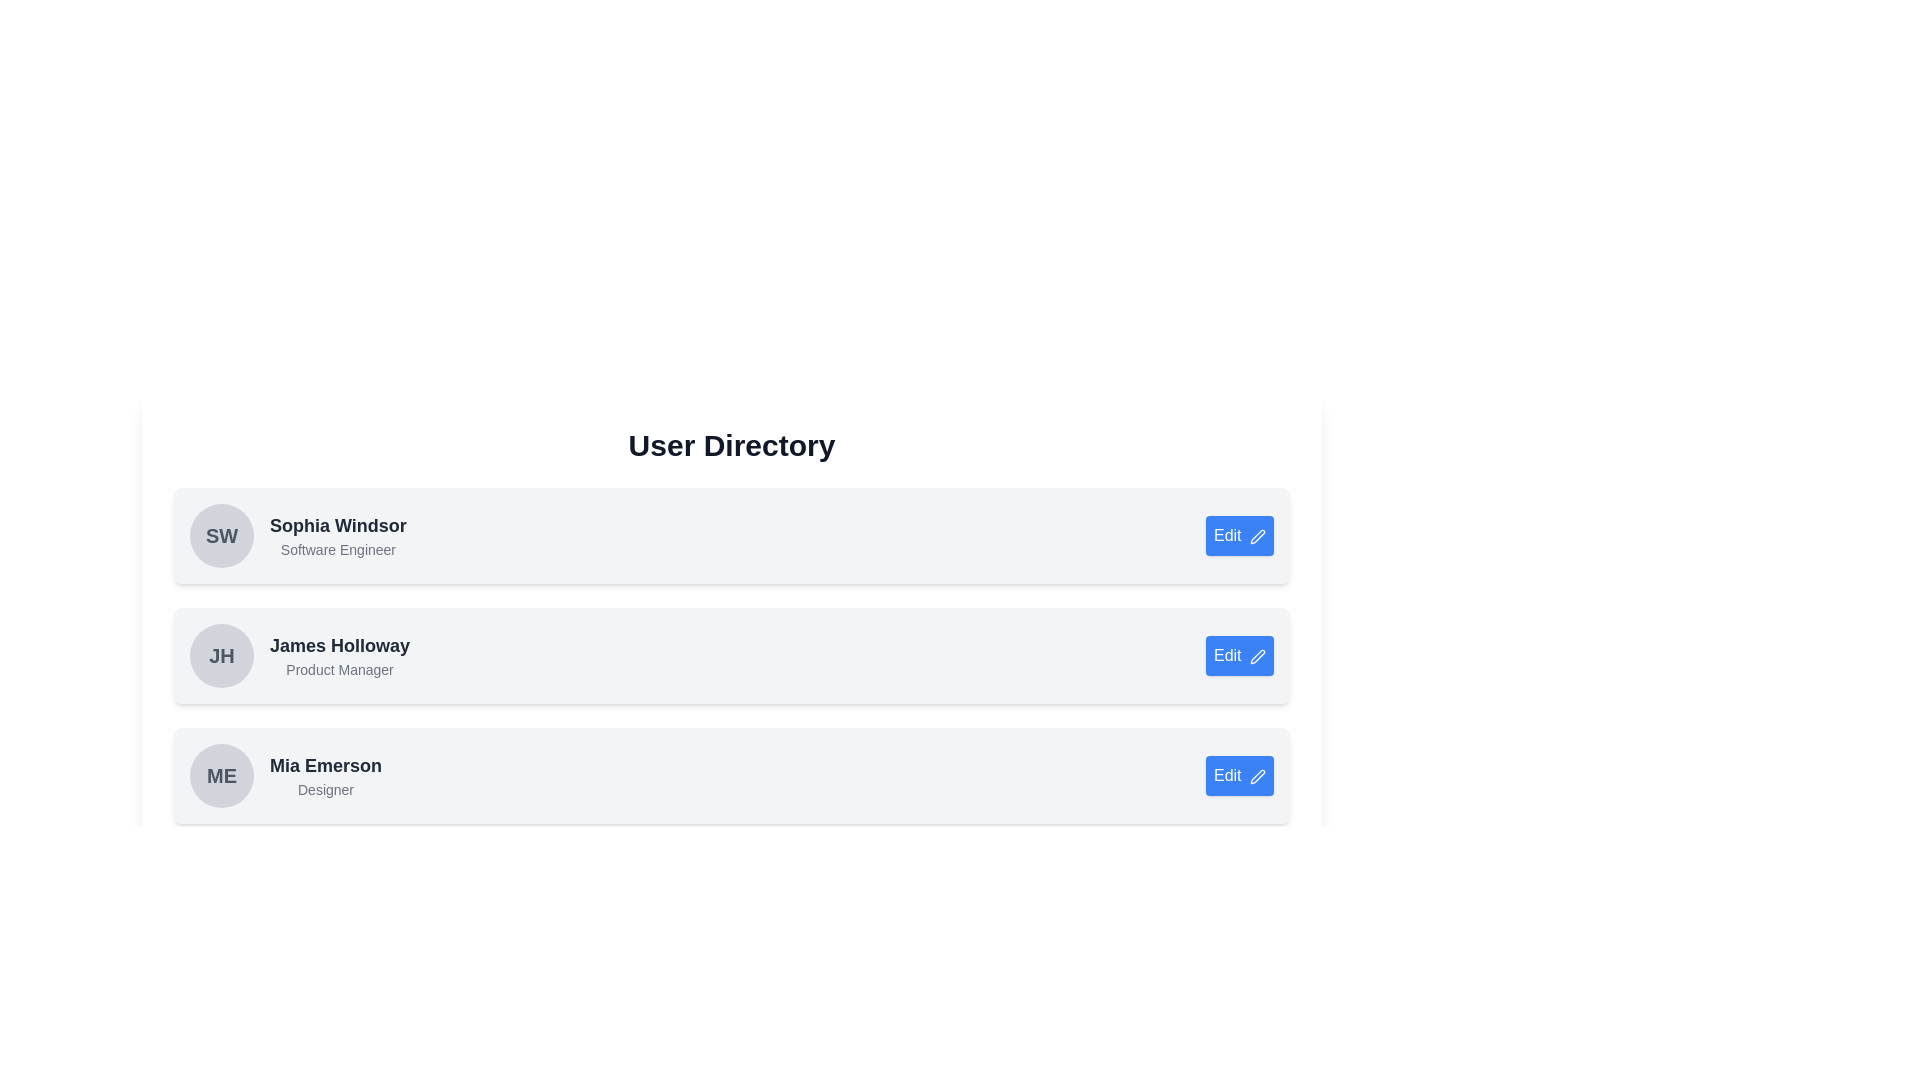  What do you see at coordinates (338, 535) in the screenshot?
I see `the text label that displays the name and job title of the individual in the first entry of the user directory, located to the right of the circular avatar with initials 'SW'` at bounding box center [338, 535].